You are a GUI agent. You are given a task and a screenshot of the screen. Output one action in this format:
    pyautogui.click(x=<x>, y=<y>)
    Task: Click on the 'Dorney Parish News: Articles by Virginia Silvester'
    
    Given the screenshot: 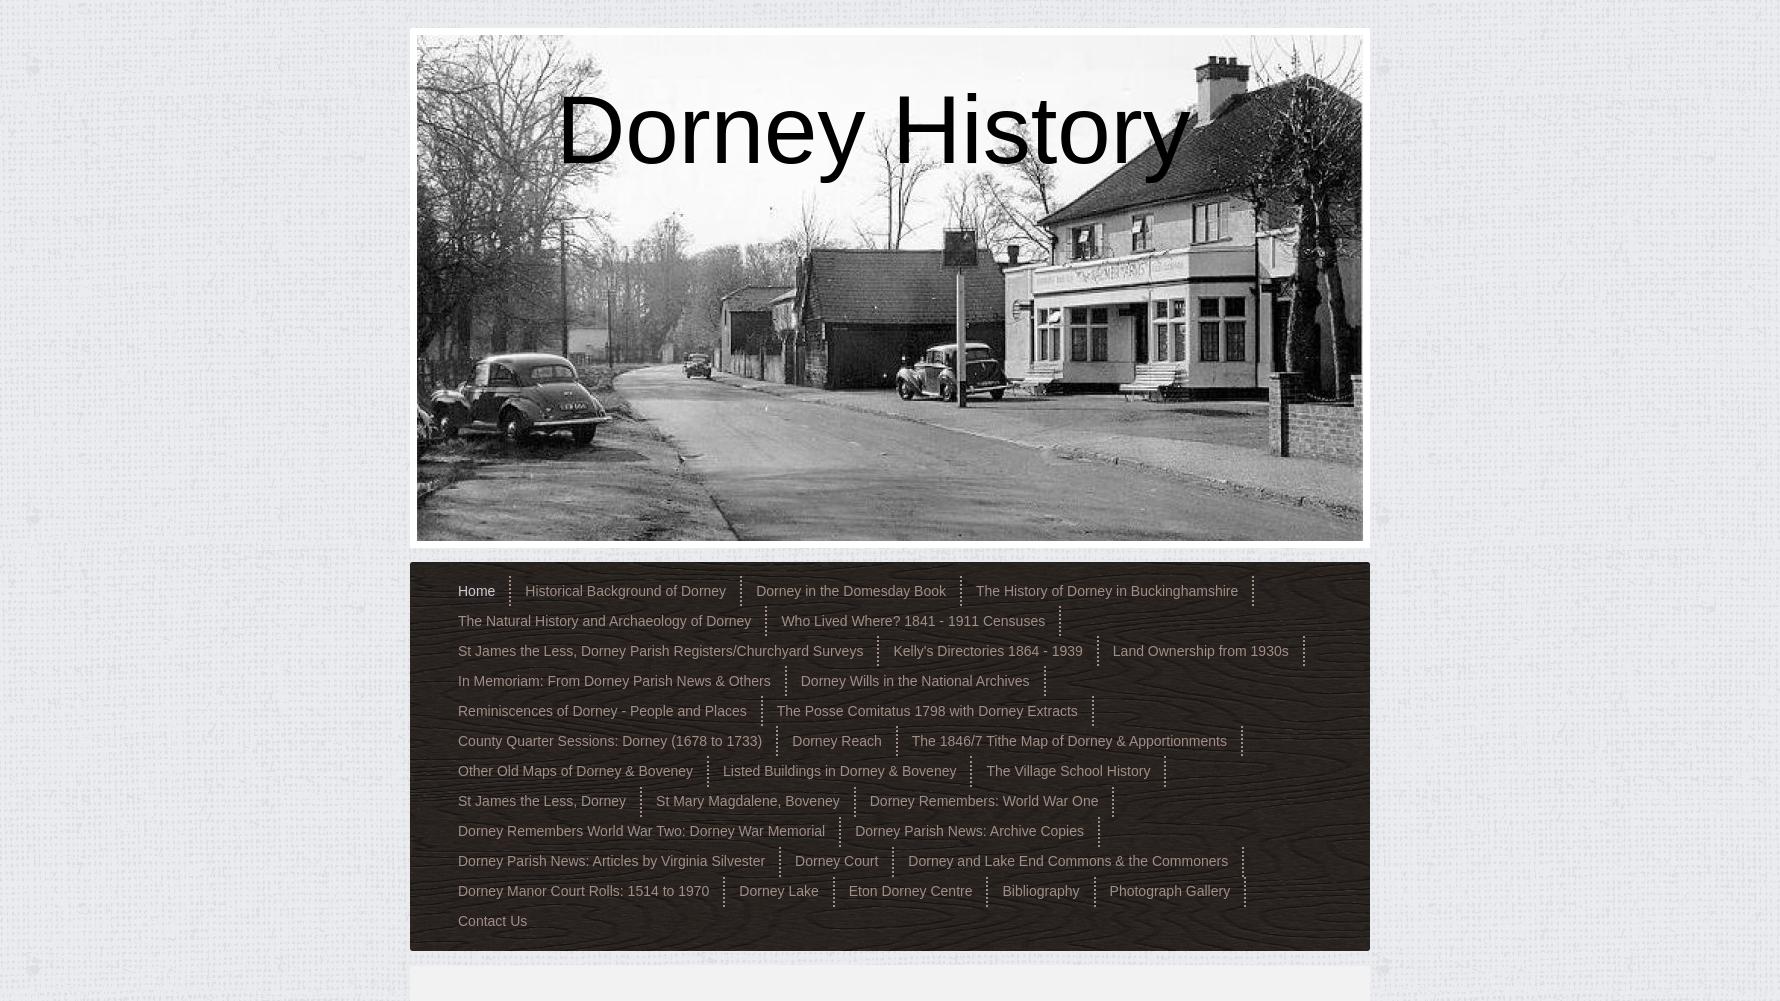 What is the action you would take?
    pyautogui.click(x=611, y=860)
    